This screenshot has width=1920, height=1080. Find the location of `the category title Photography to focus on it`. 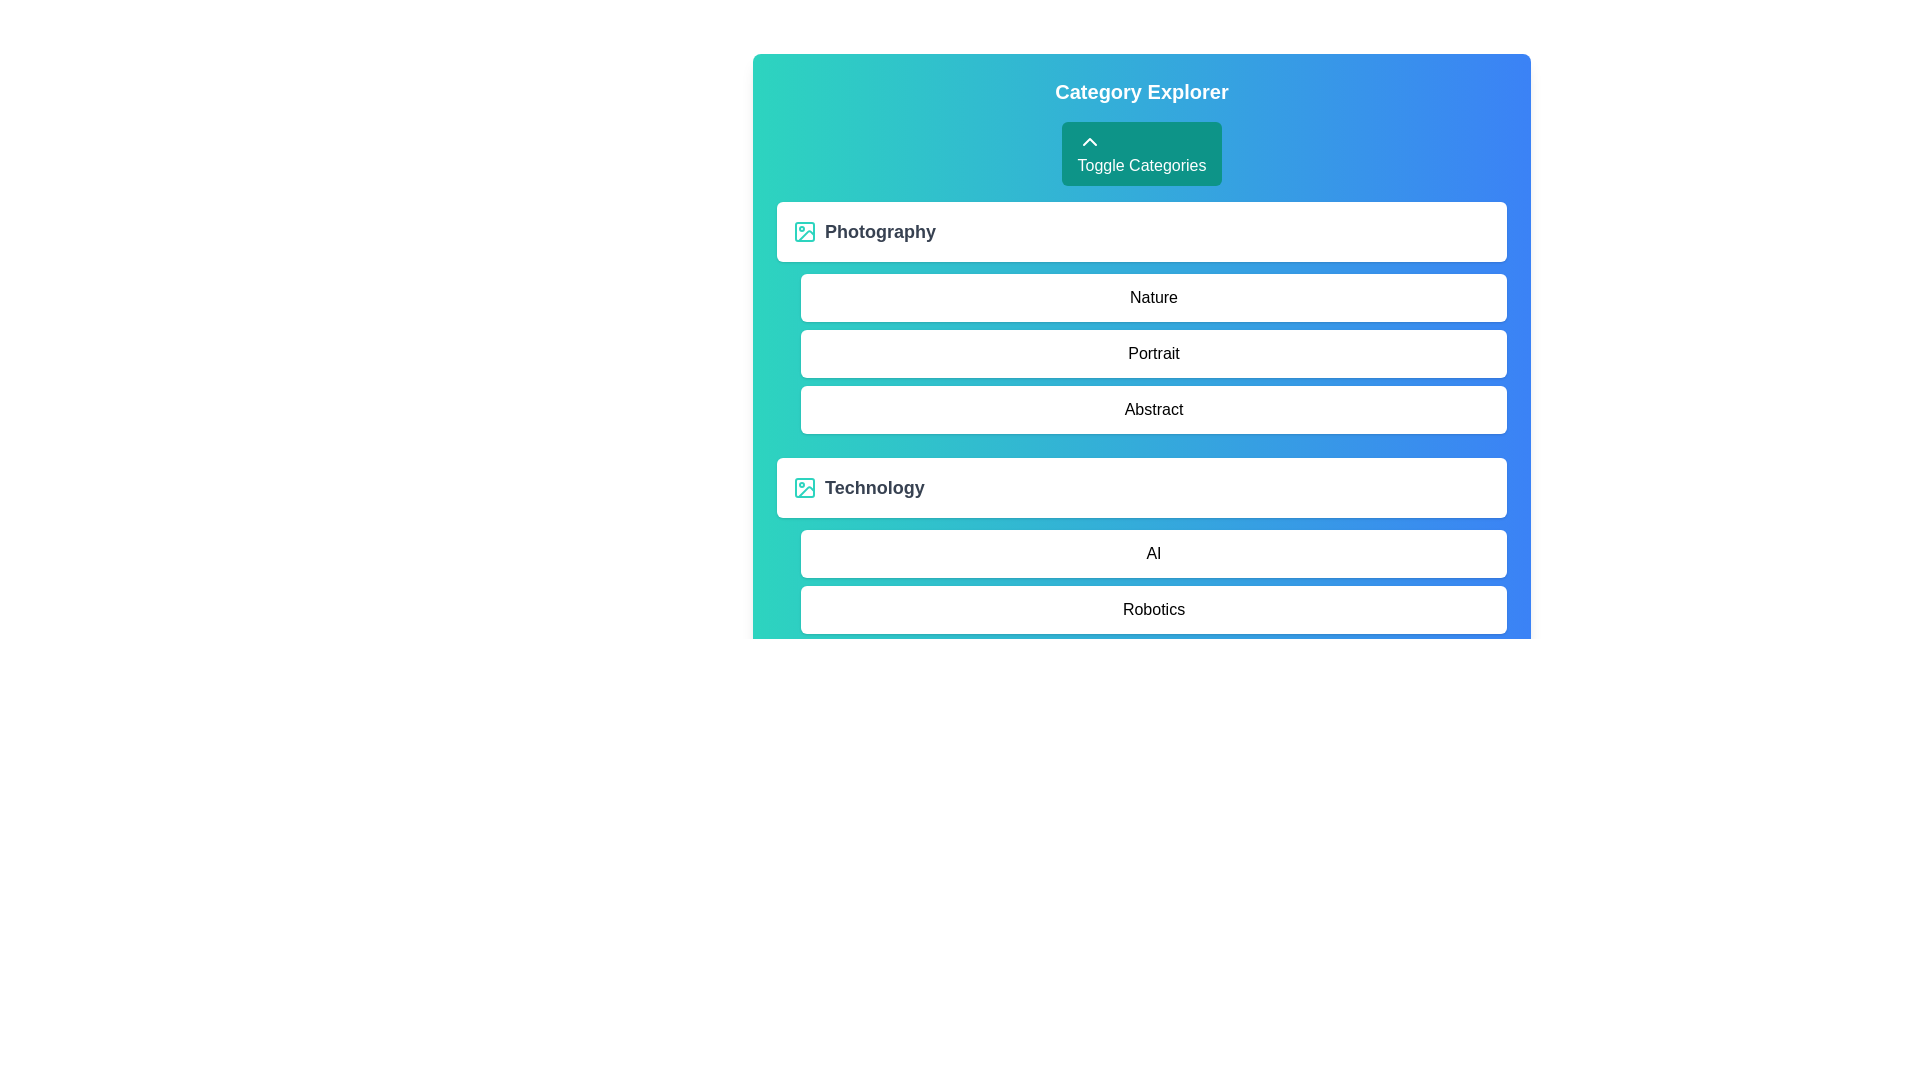

the category title Photography to focus on it is located at coordinates (880, 230).